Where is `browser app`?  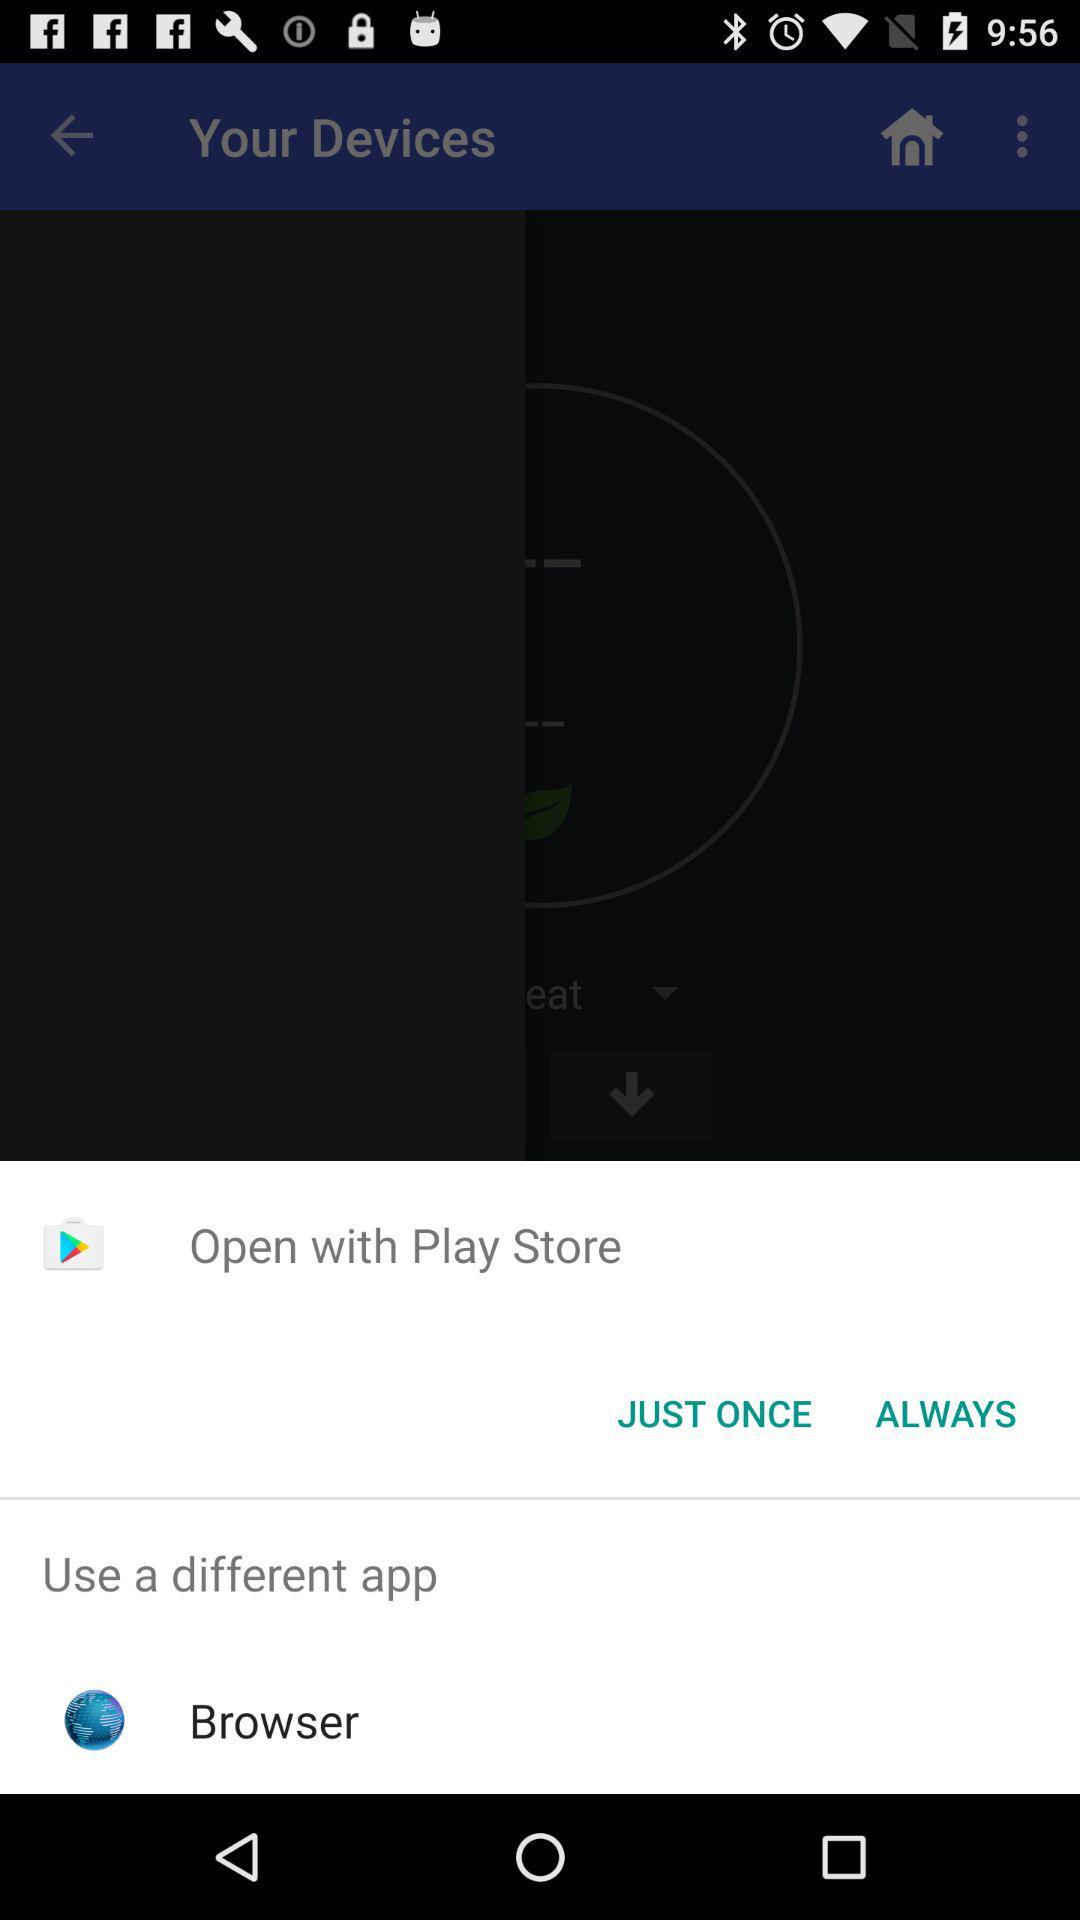 browser app is located at coordinates (274, 1719).